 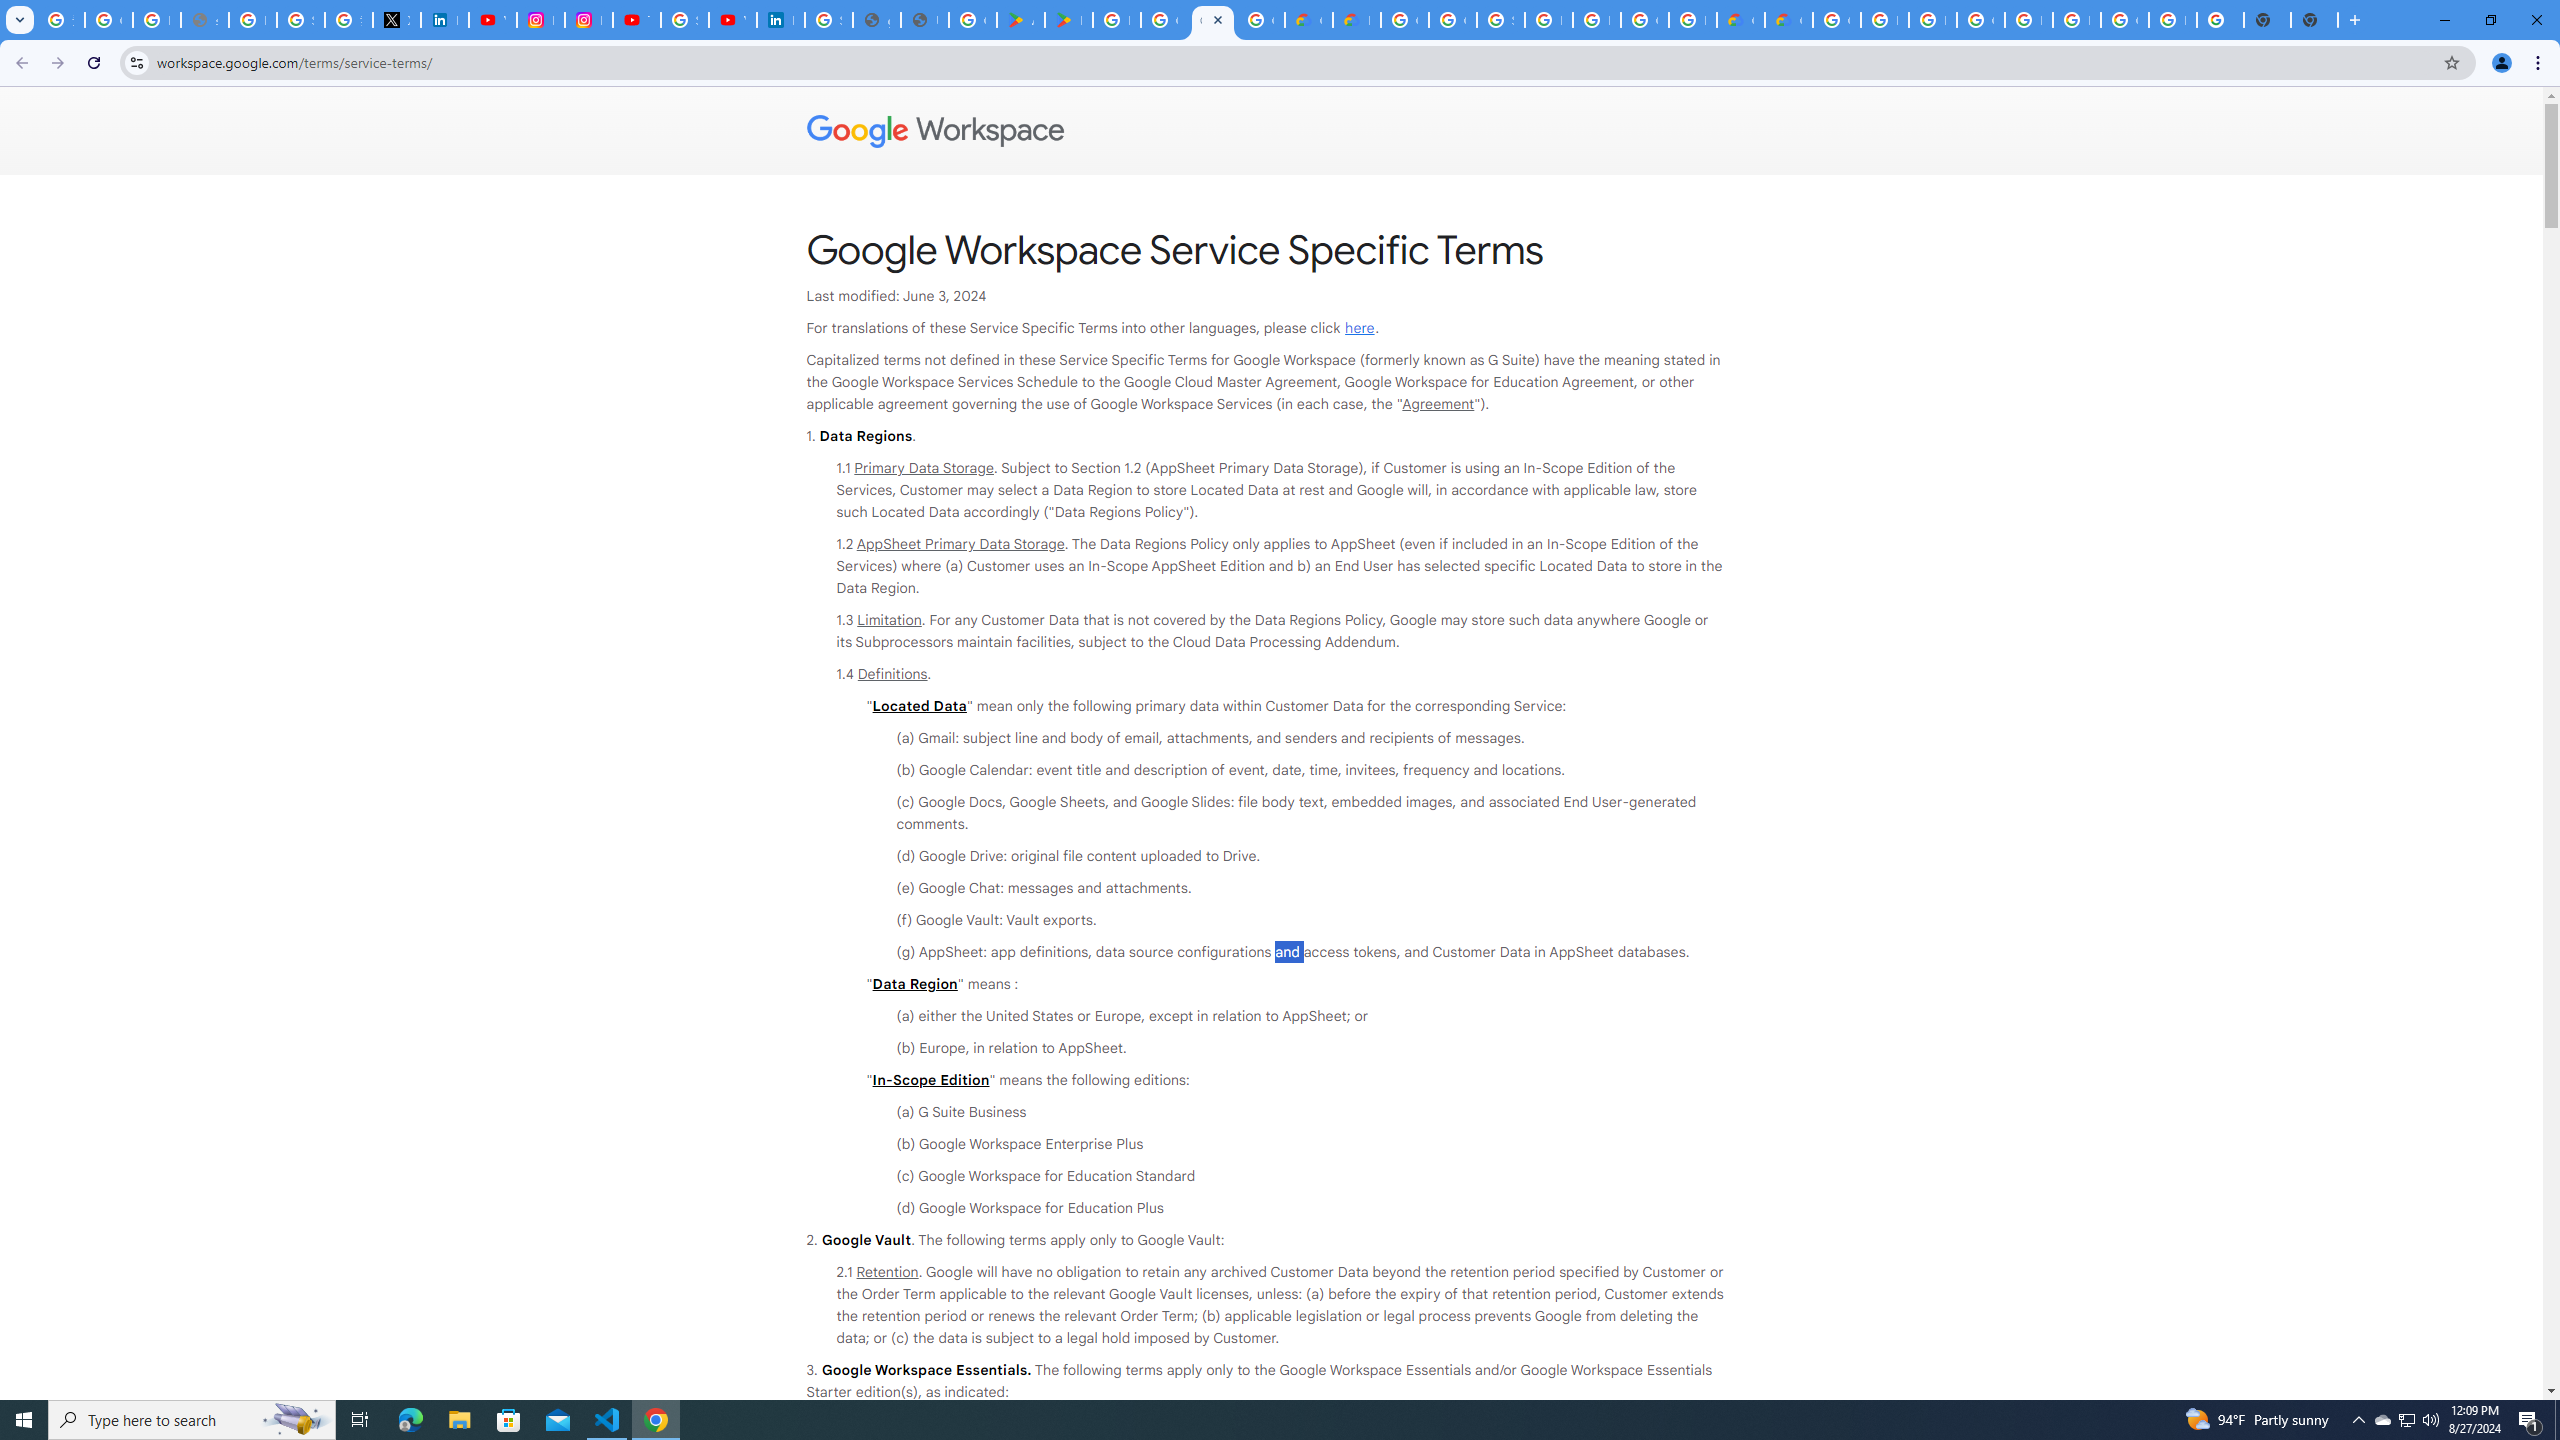 What do you see at coordinates (252, 19) in the screenshot?
I see `'Privacy Help Center - Policies Help'` at bounding box center [252, 19].